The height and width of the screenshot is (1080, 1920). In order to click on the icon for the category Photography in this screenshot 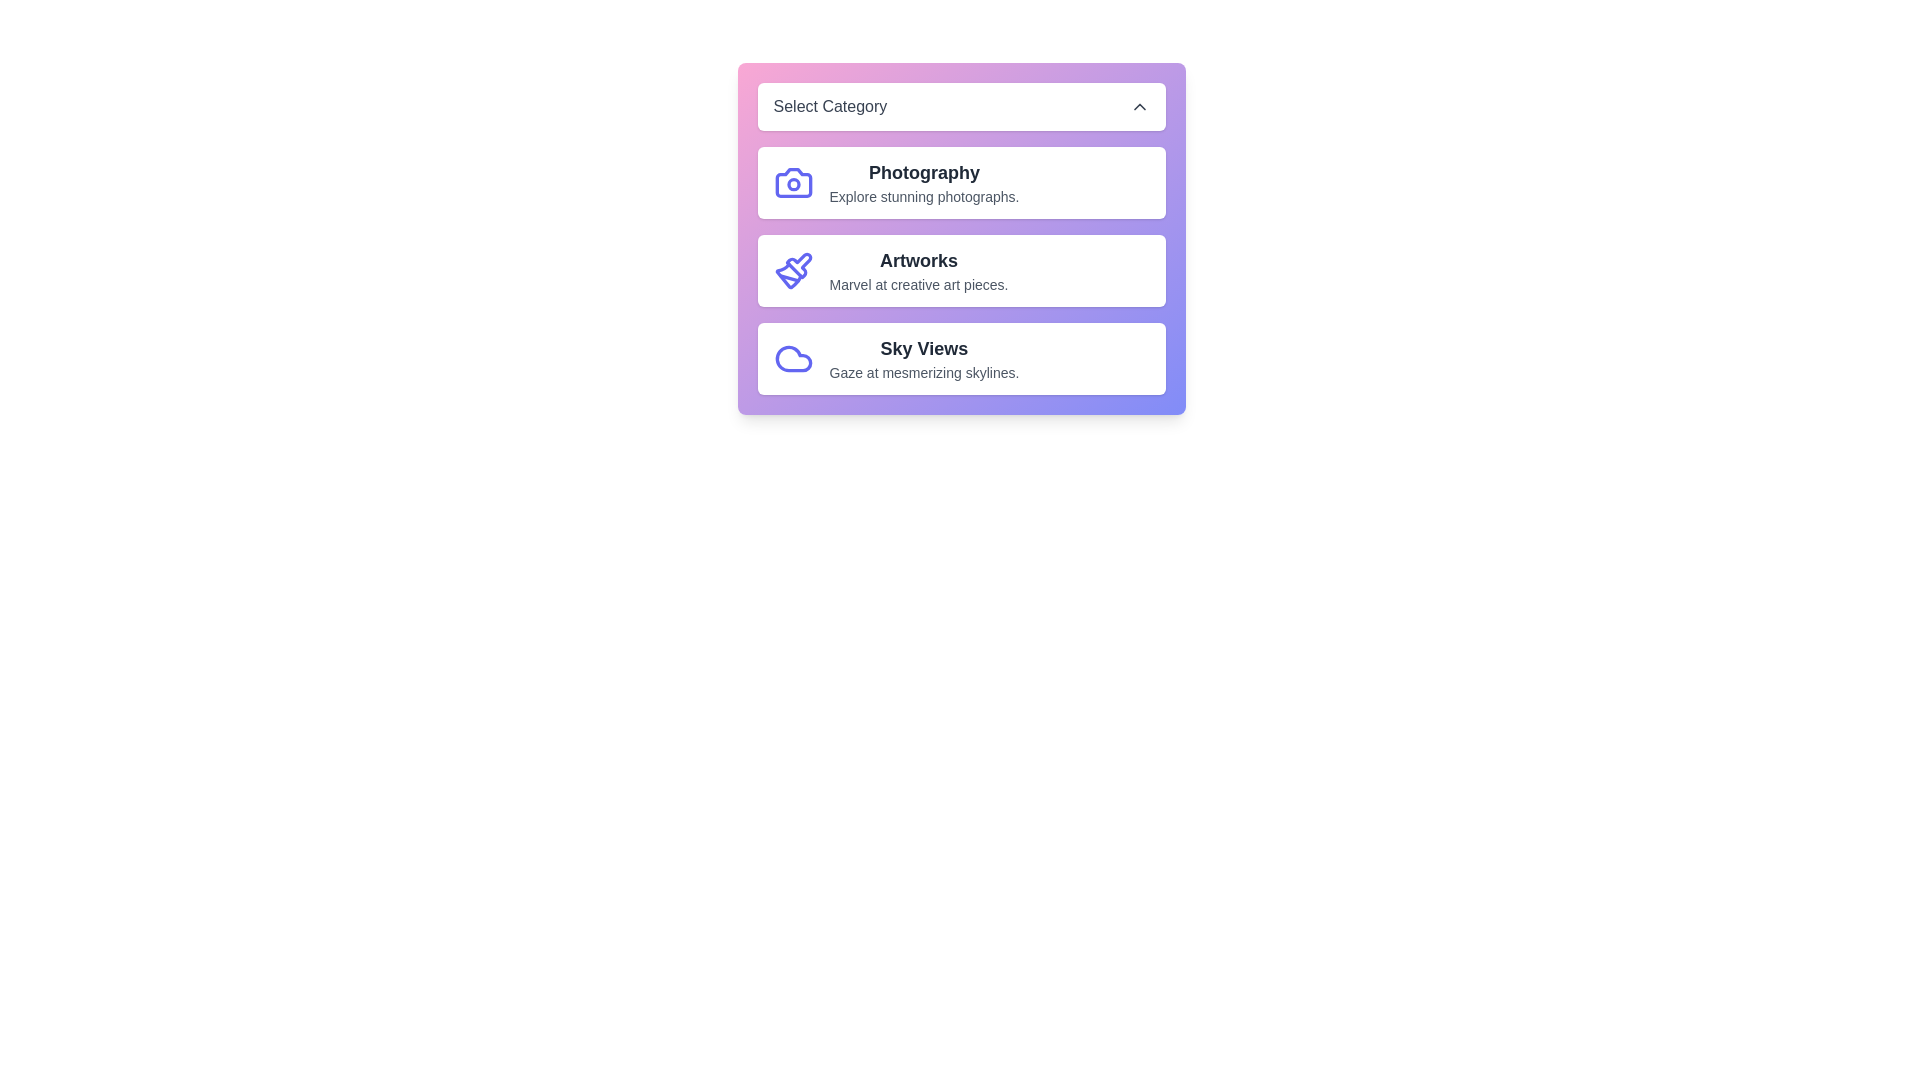, I will do `click(792, 182)`.